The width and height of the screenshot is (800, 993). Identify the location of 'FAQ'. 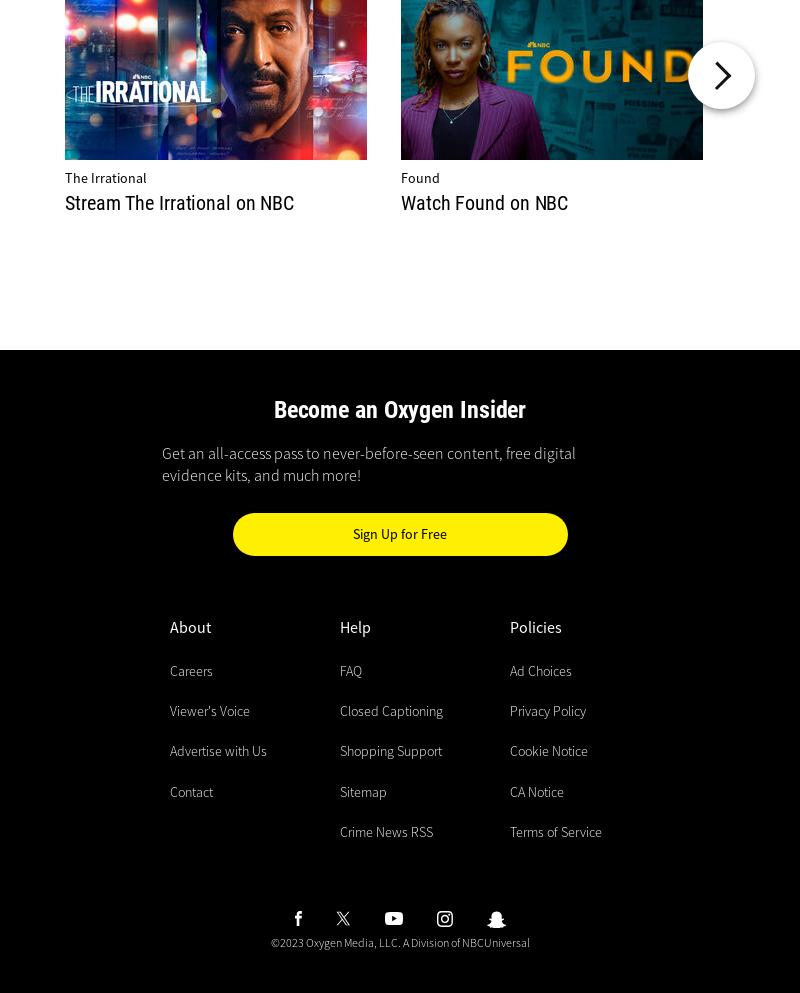
(340, 670).